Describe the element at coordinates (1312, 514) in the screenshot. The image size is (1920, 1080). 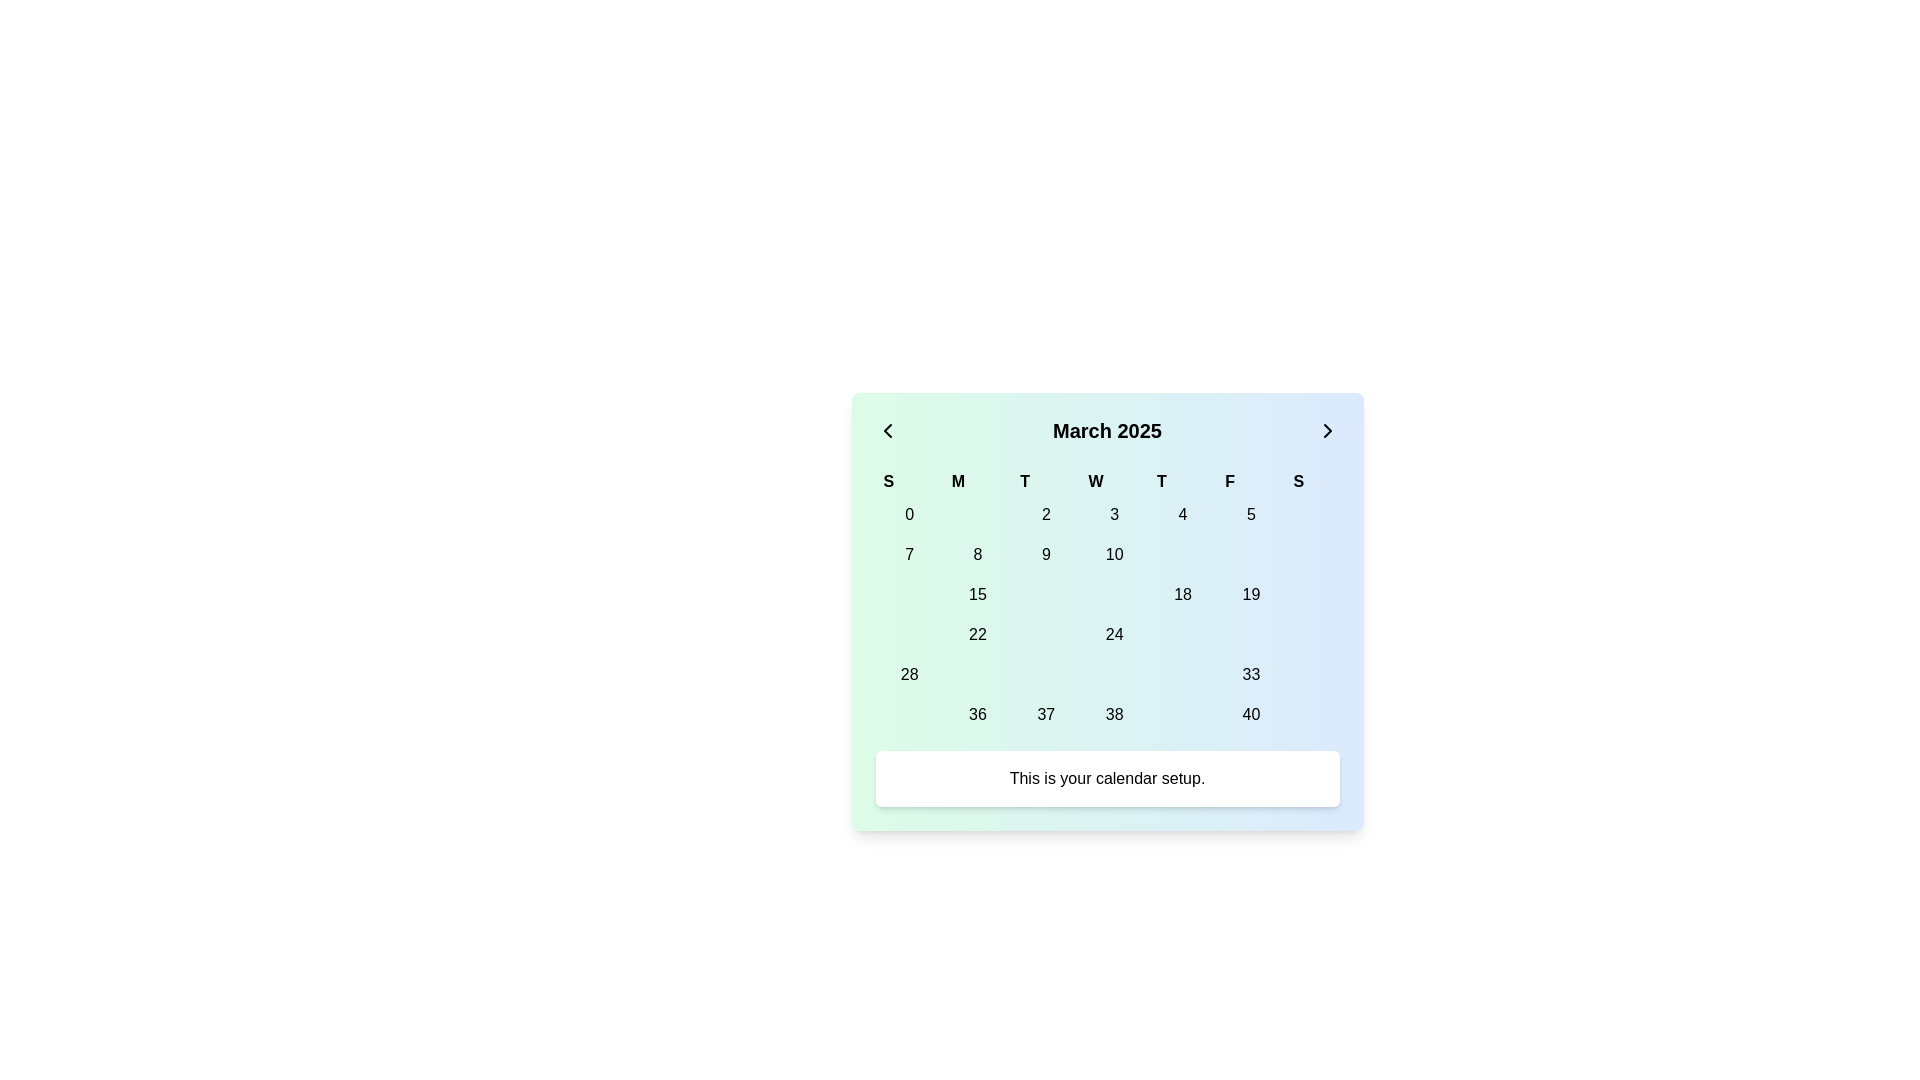
I see `the visual indicator marking a specific date in the Saturday column of the calendar` at that location.